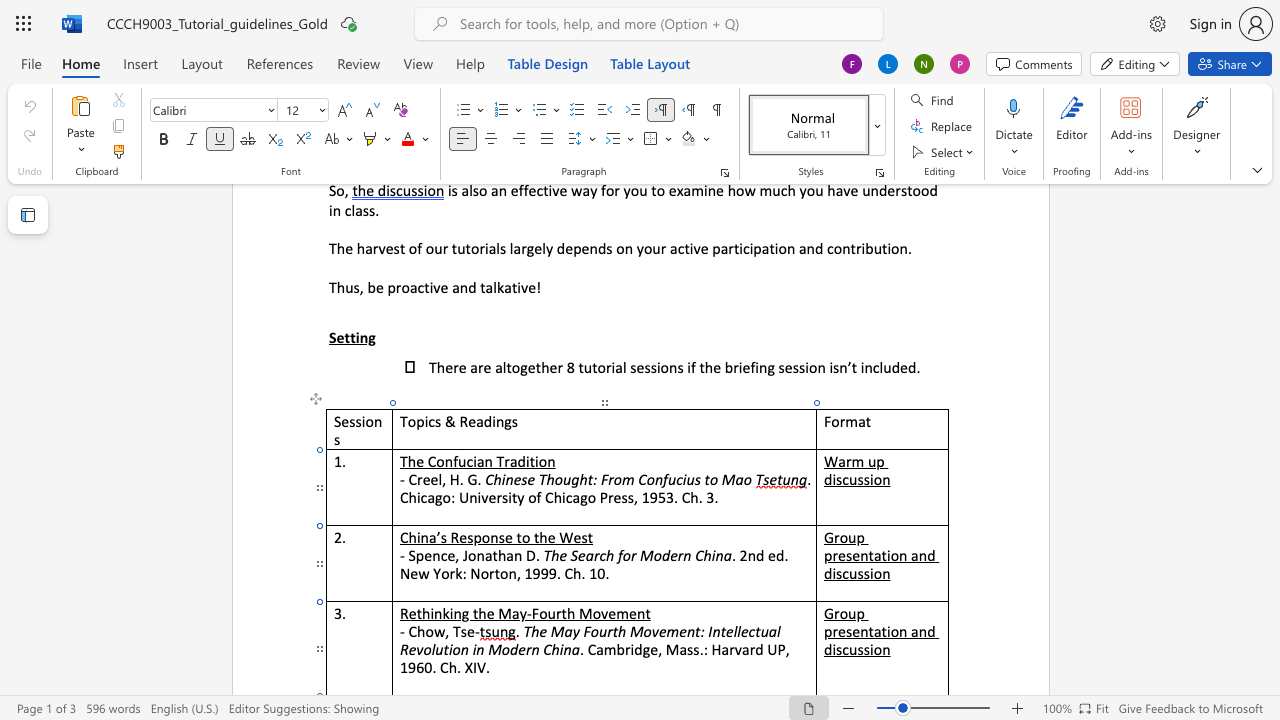 The height and width of the screenshot is (720, 1280). What do you see at coordinates (863, 649) in the screenshot?
I see `the space between the continuous character "s" and "s" in the text` at bounding box center [863, 649].